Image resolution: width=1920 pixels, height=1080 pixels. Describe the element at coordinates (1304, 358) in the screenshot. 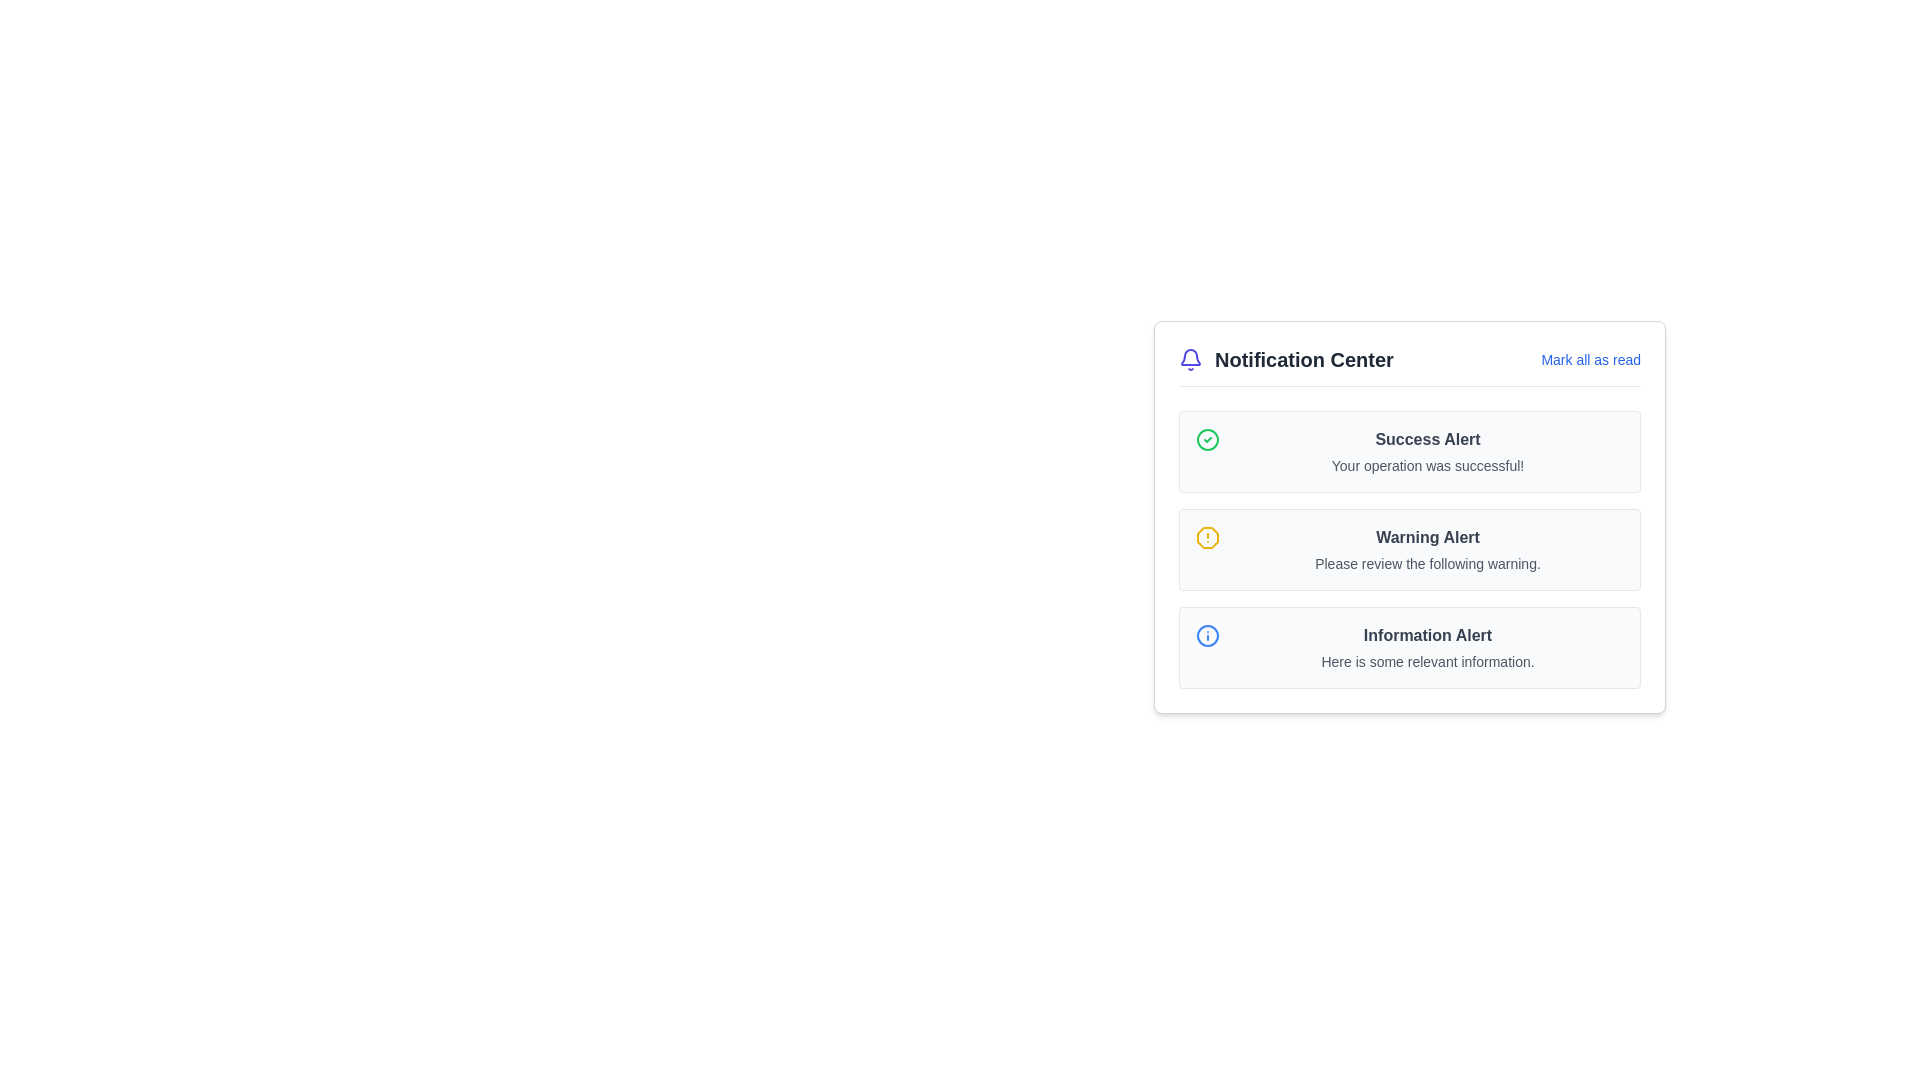

I see `the 'Notification Center' static text label, which is bold and gray, located in the header section of the notification panel` at that location.